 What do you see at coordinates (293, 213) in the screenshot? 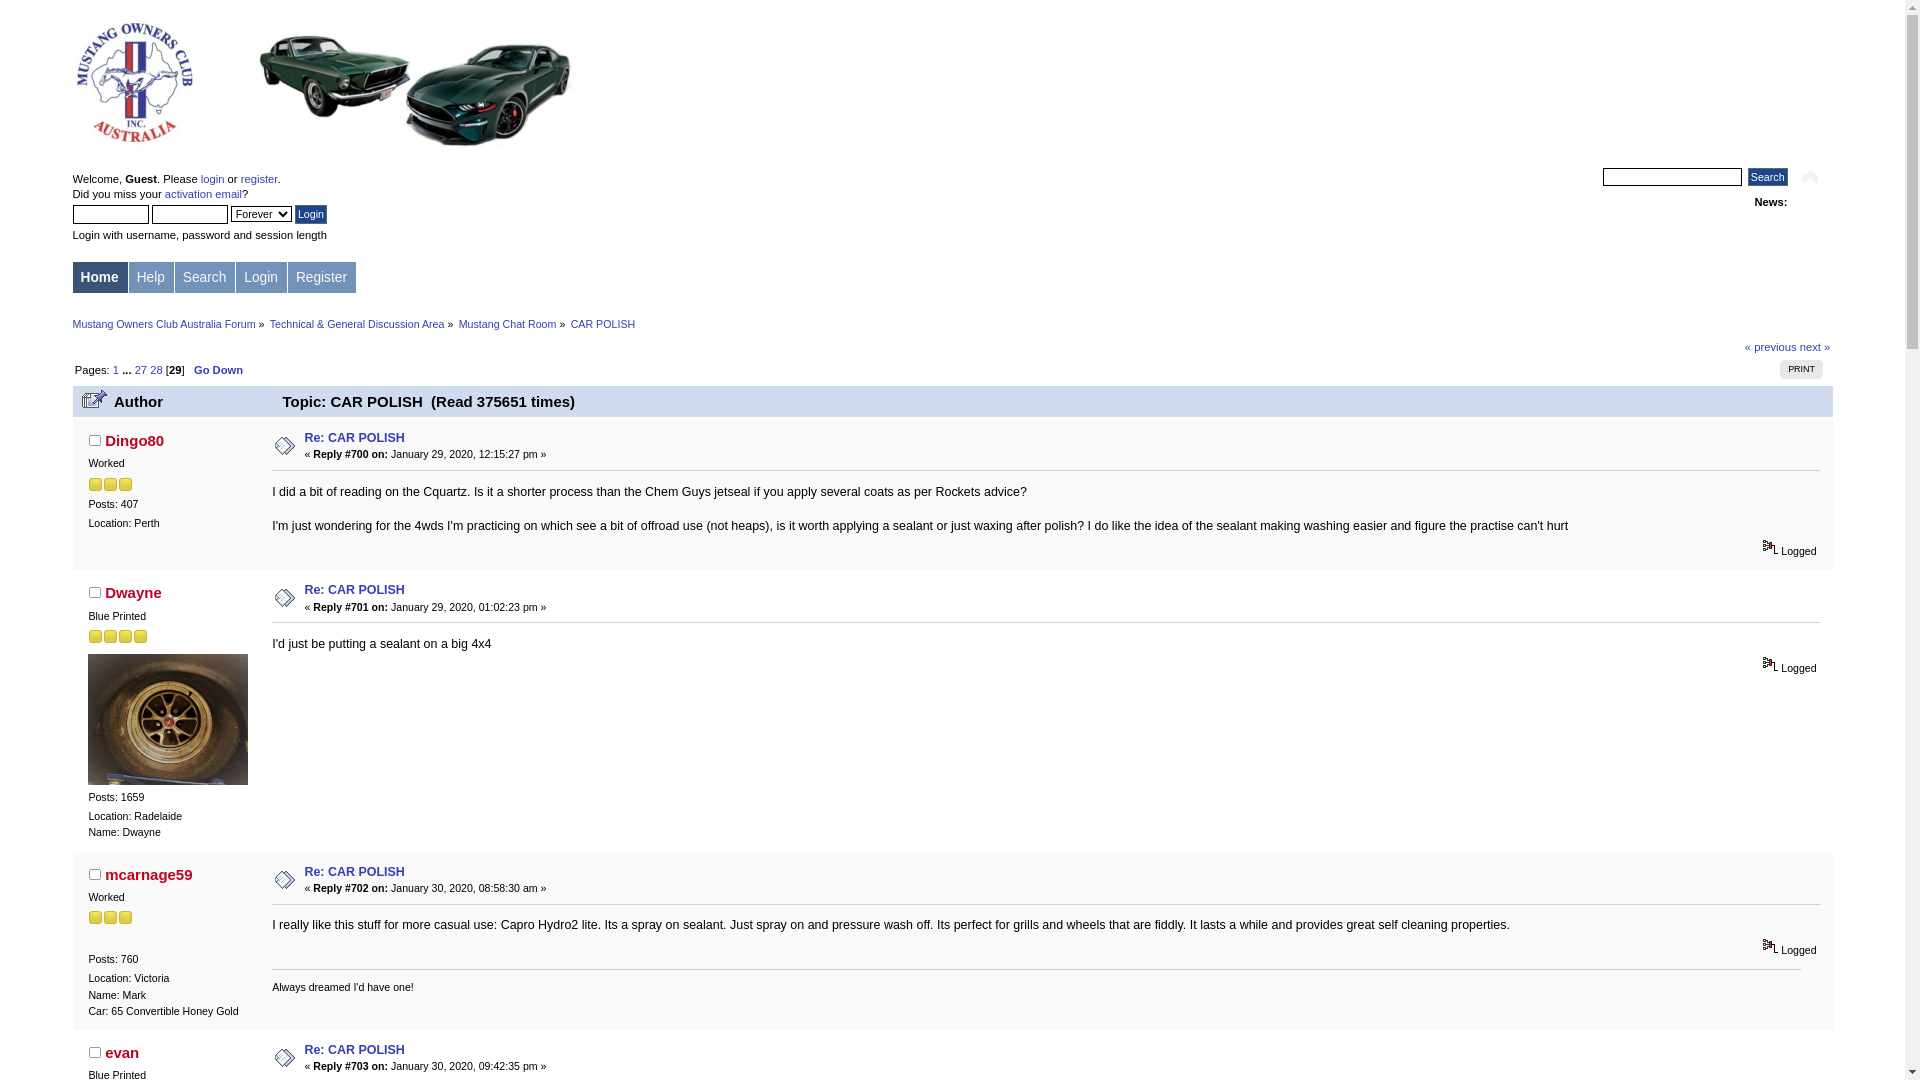
I see `'Login'` at bounding box center [293, 213].